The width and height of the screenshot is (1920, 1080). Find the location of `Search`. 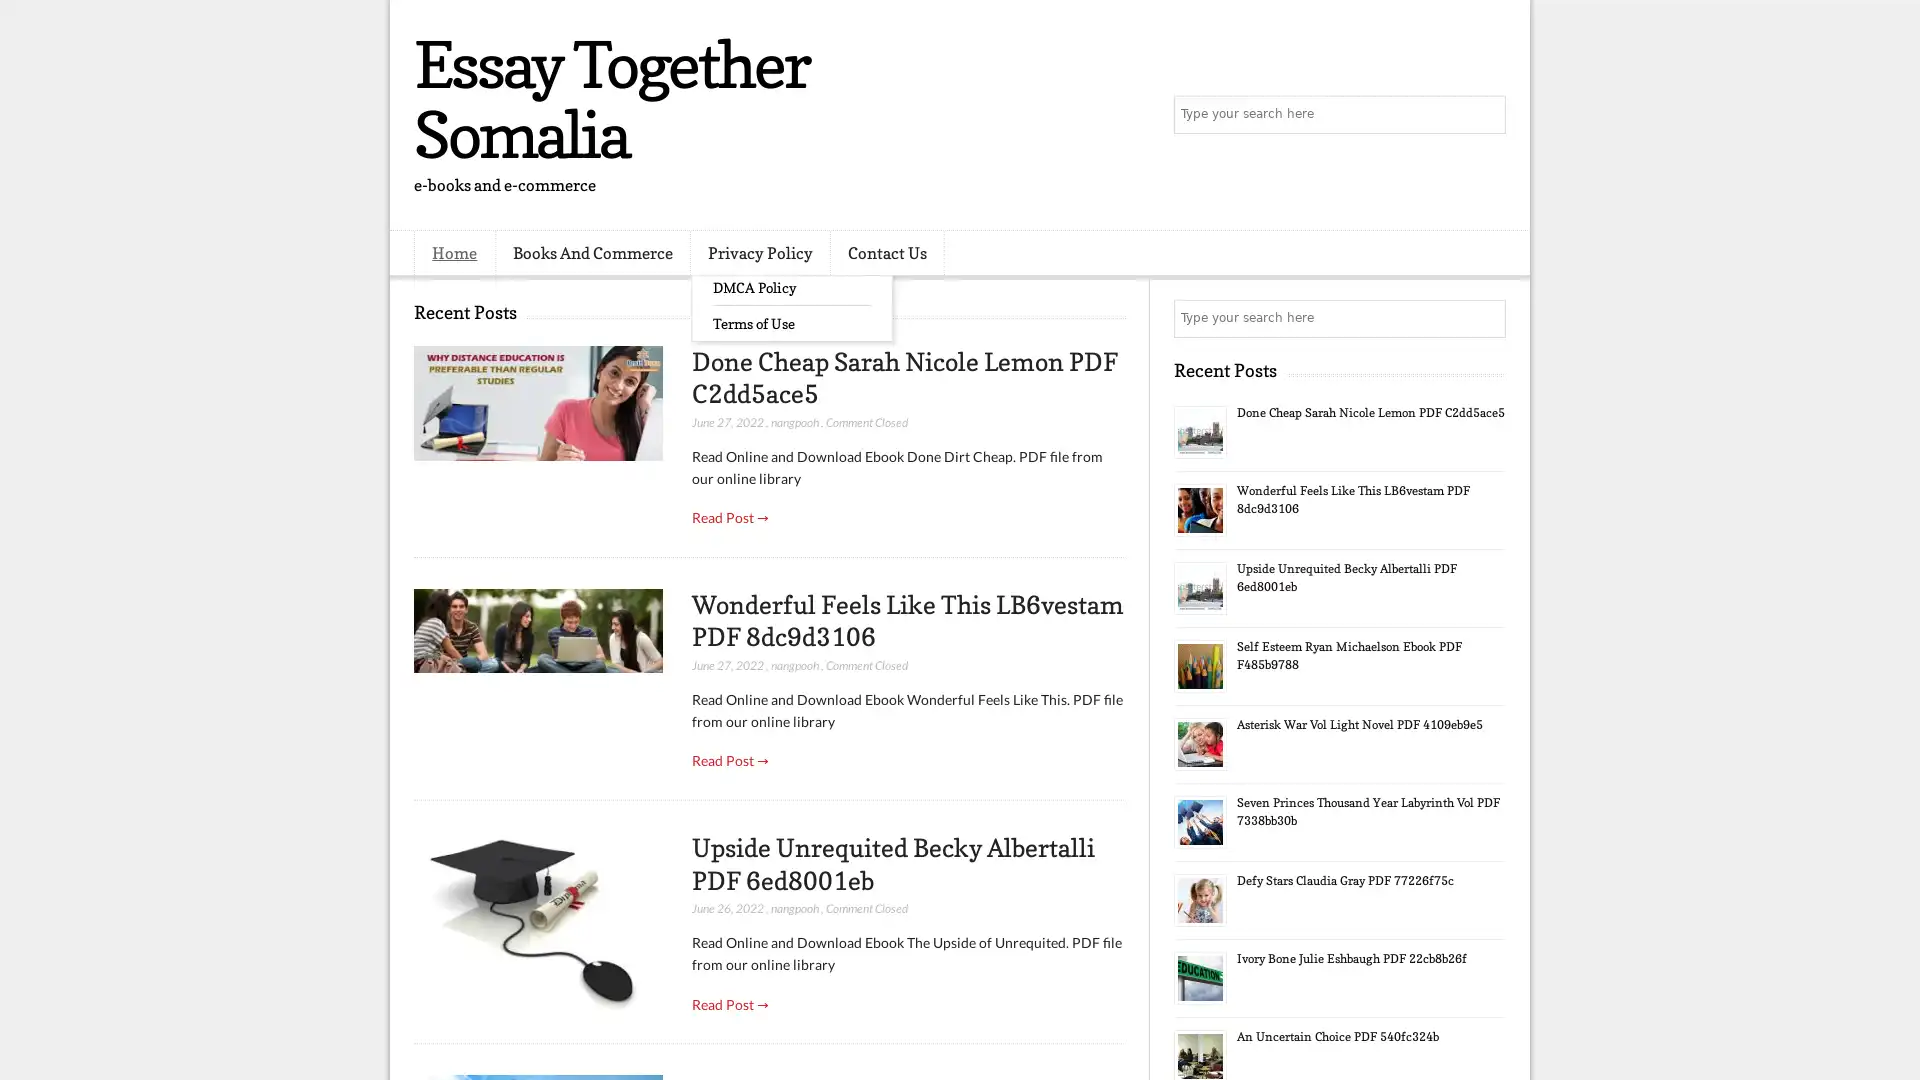

Search is located at coordinates (1485, 318).